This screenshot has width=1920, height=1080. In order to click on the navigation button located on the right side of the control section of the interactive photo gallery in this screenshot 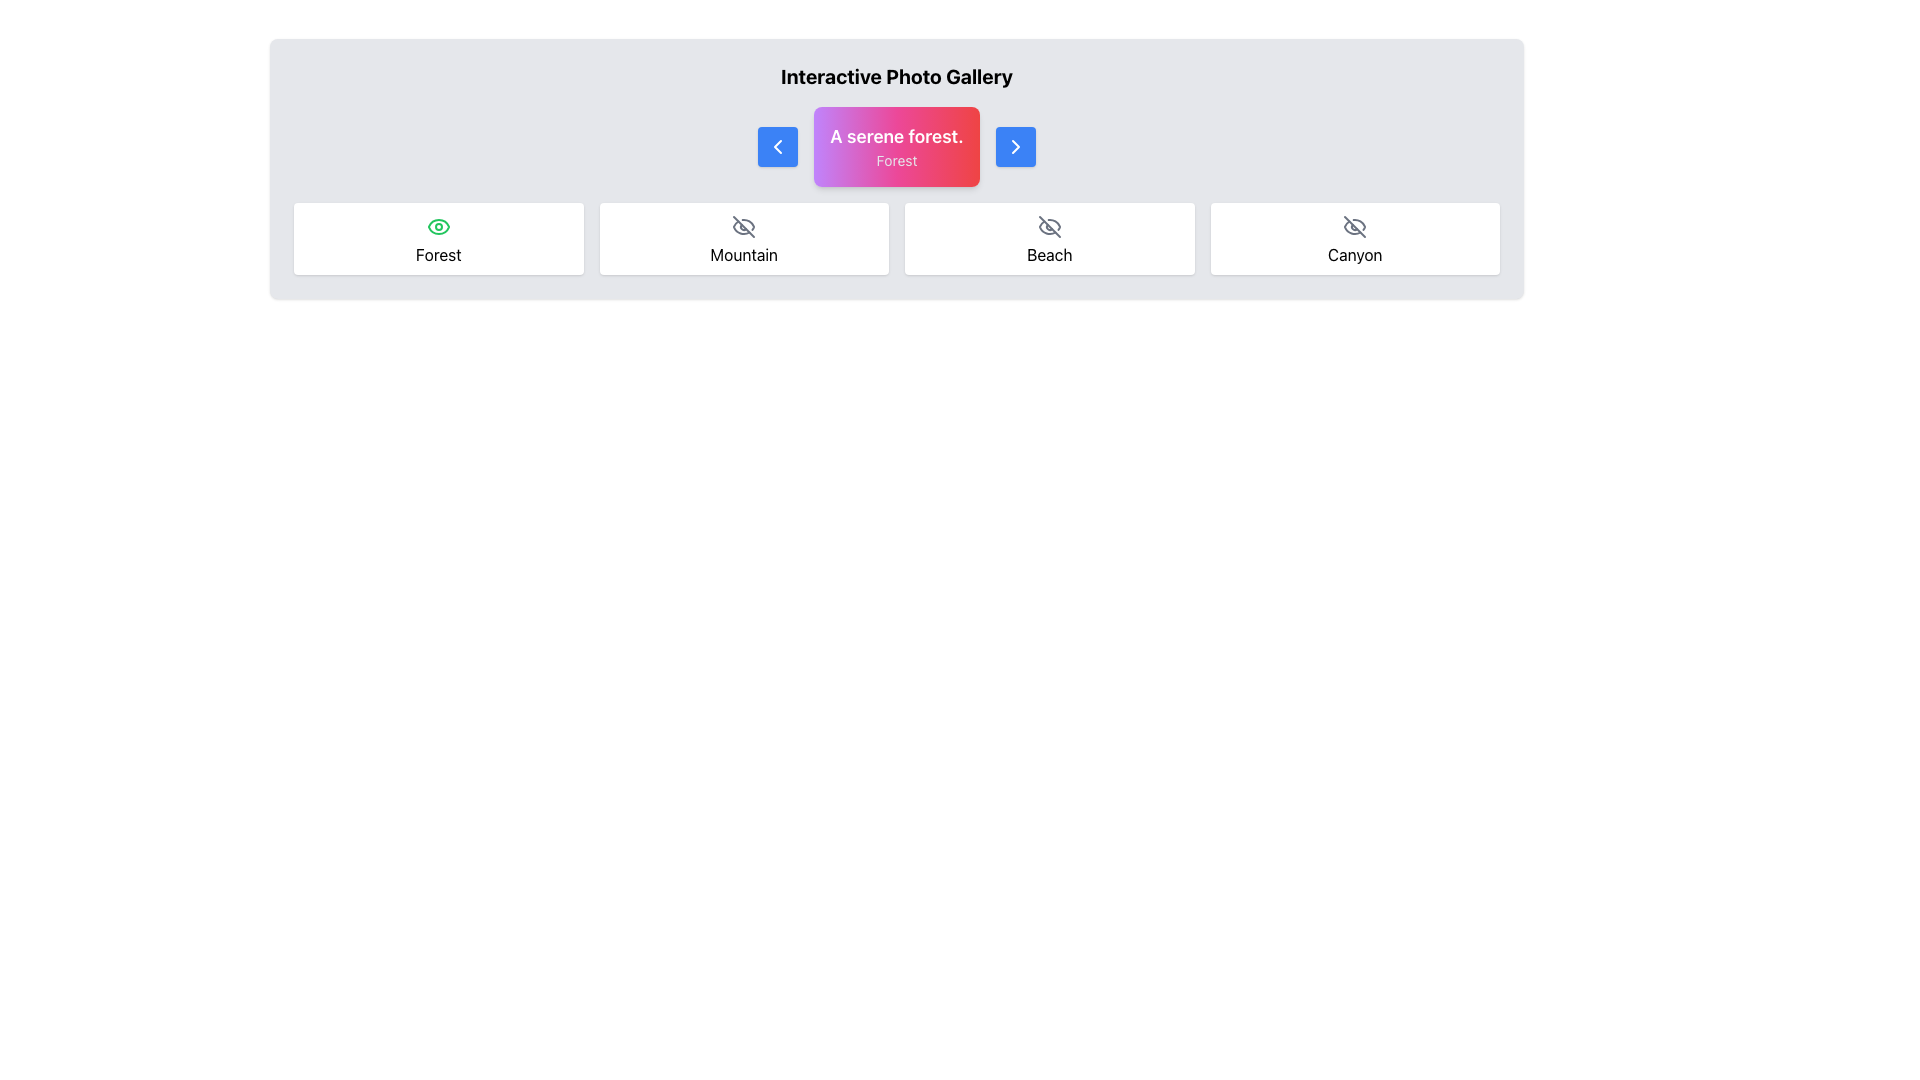, I will do `click(1015, 145)`.